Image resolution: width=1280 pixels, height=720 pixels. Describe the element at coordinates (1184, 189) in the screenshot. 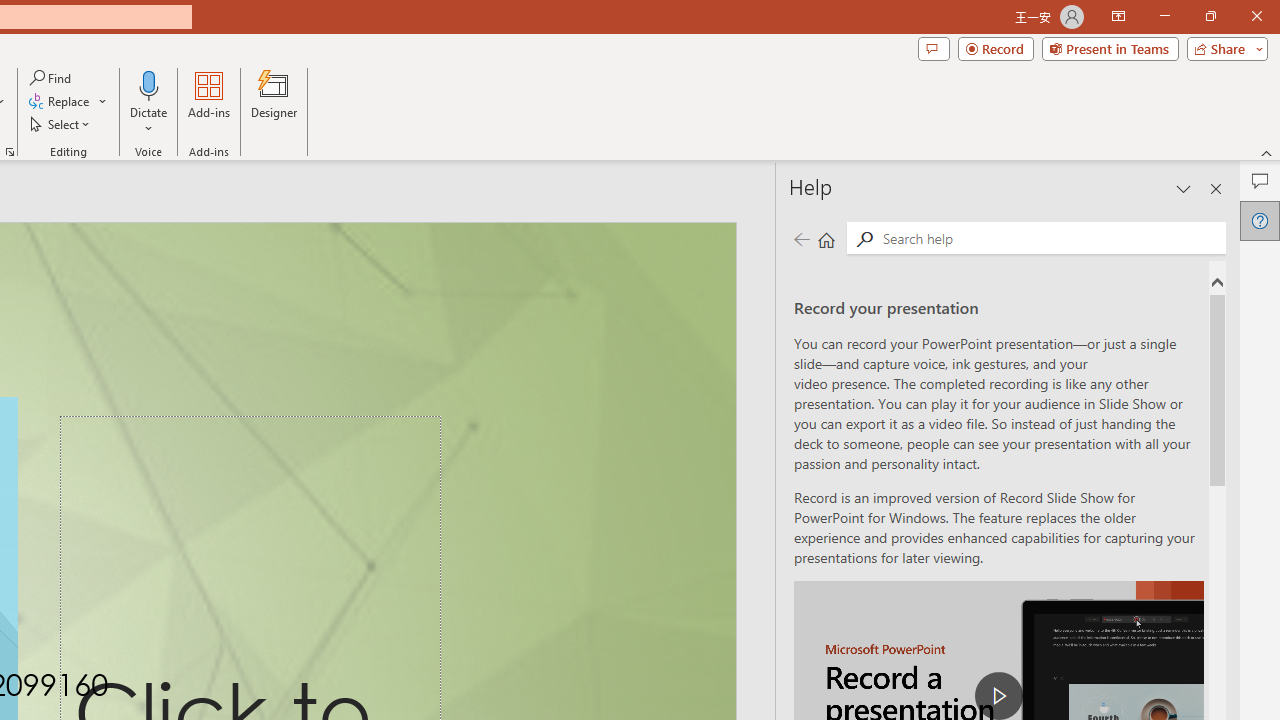

I see `'Task Pane Options'` at that location.